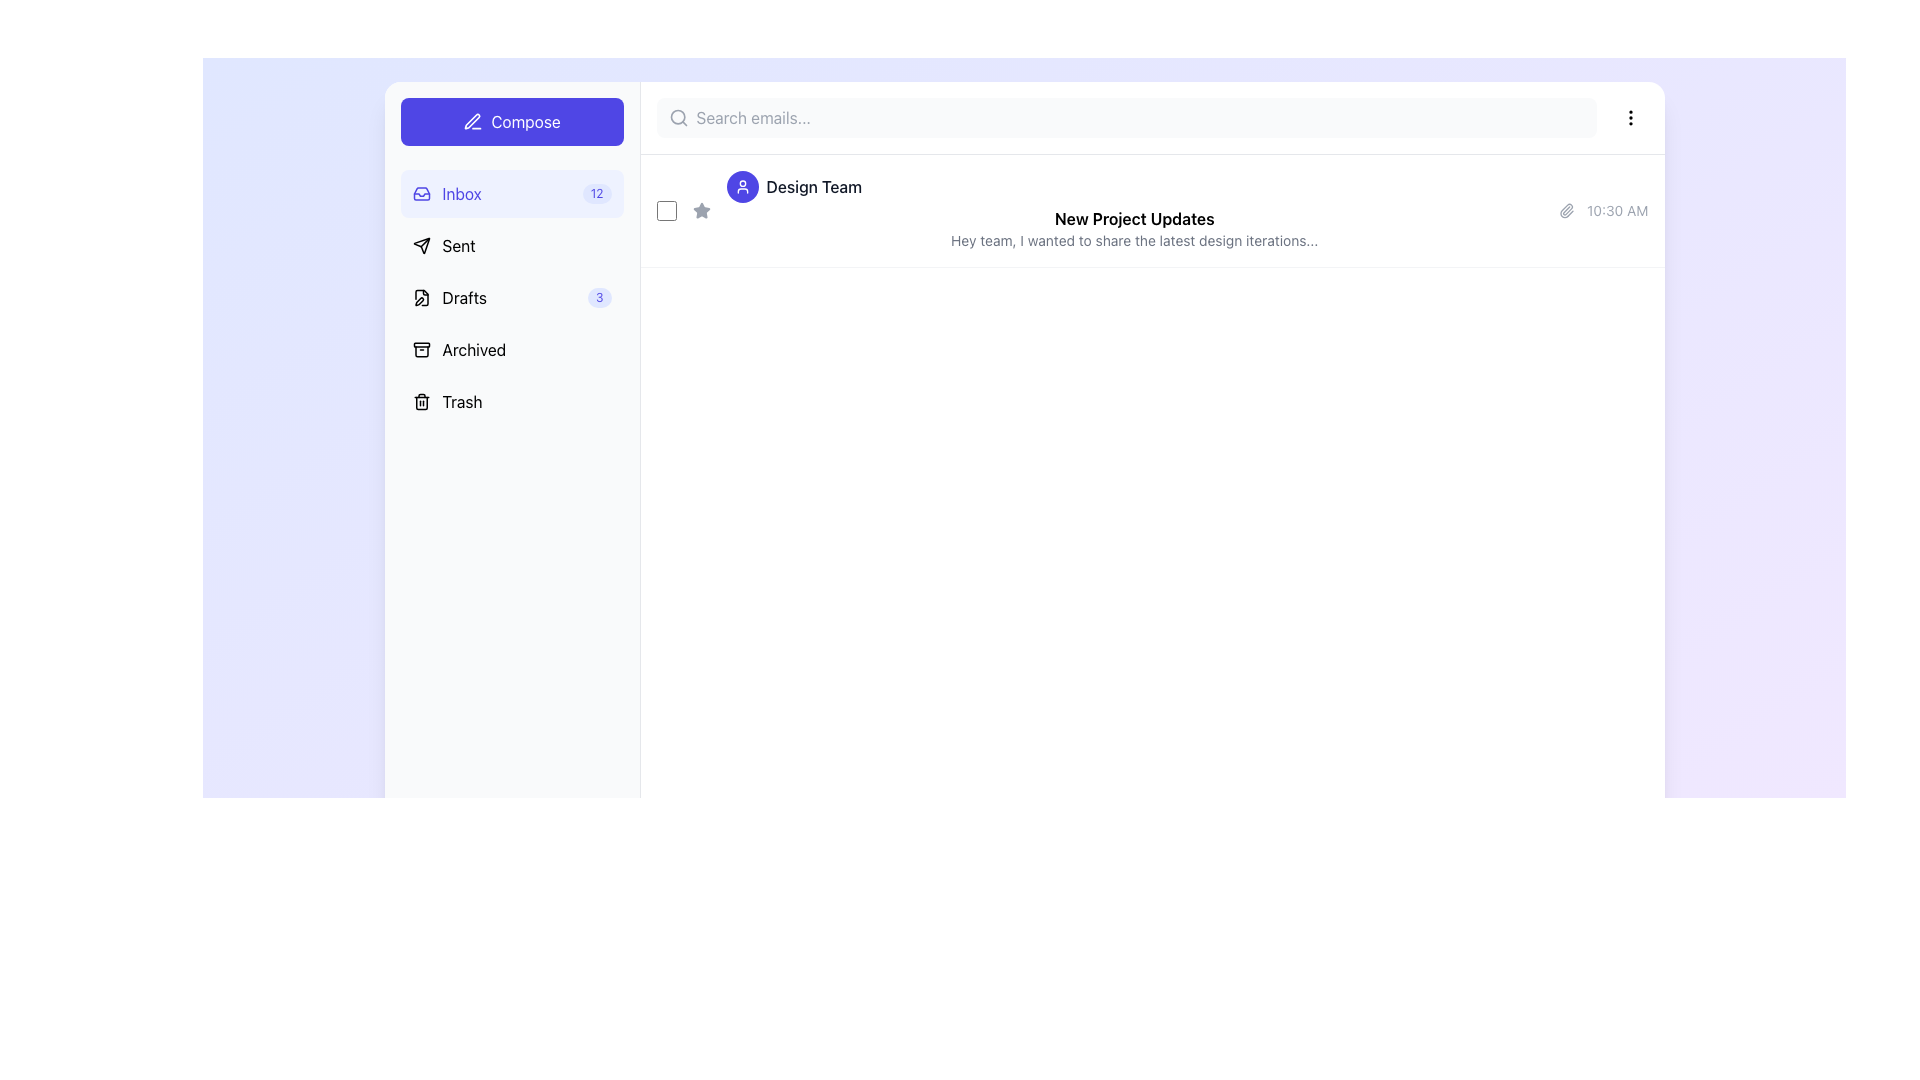  I want to click on the trash bin icon located in the left navigation bar near the bottom, which serves as a visual indicator for managing deleted items, so click(420, 401).